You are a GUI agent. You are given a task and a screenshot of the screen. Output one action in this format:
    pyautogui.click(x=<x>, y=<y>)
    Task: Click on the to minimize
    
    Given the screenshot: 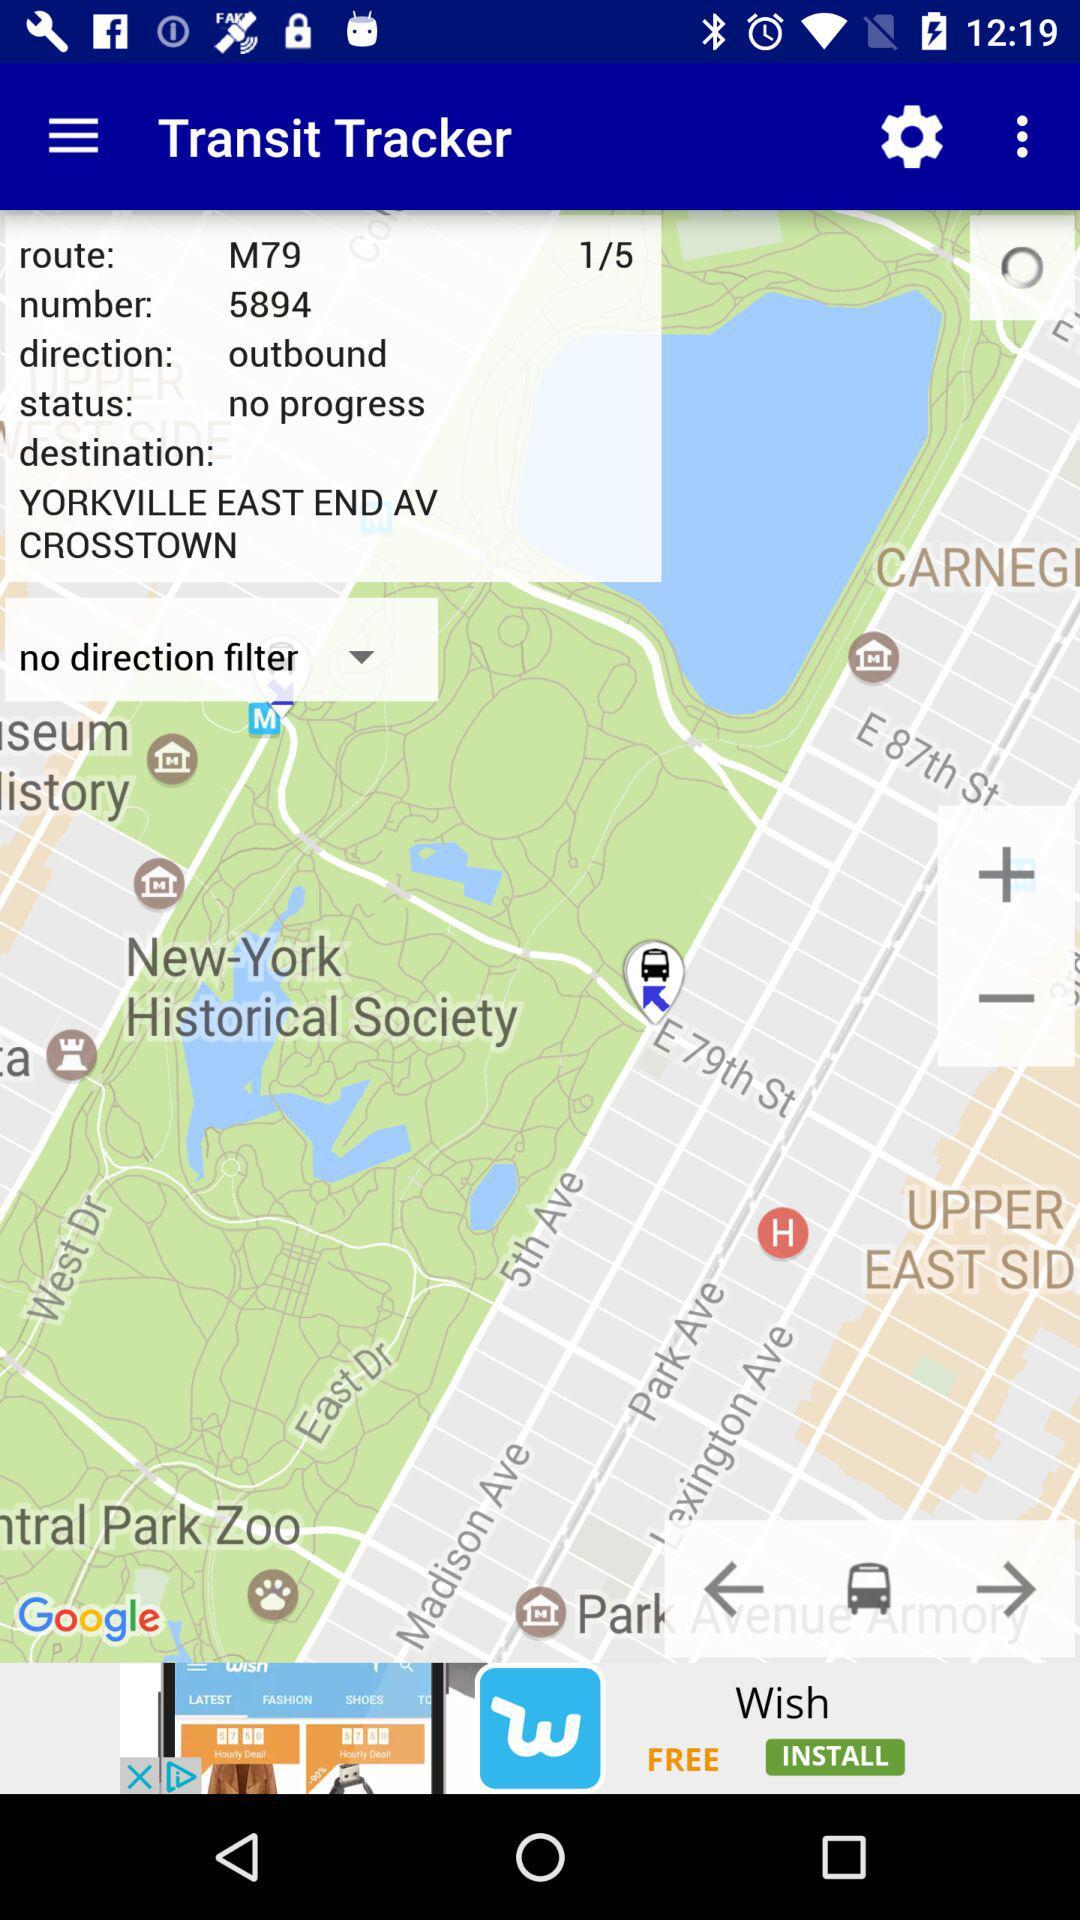 What is the action you would take?
    pyautogui.click(x=1006, y=997)
    